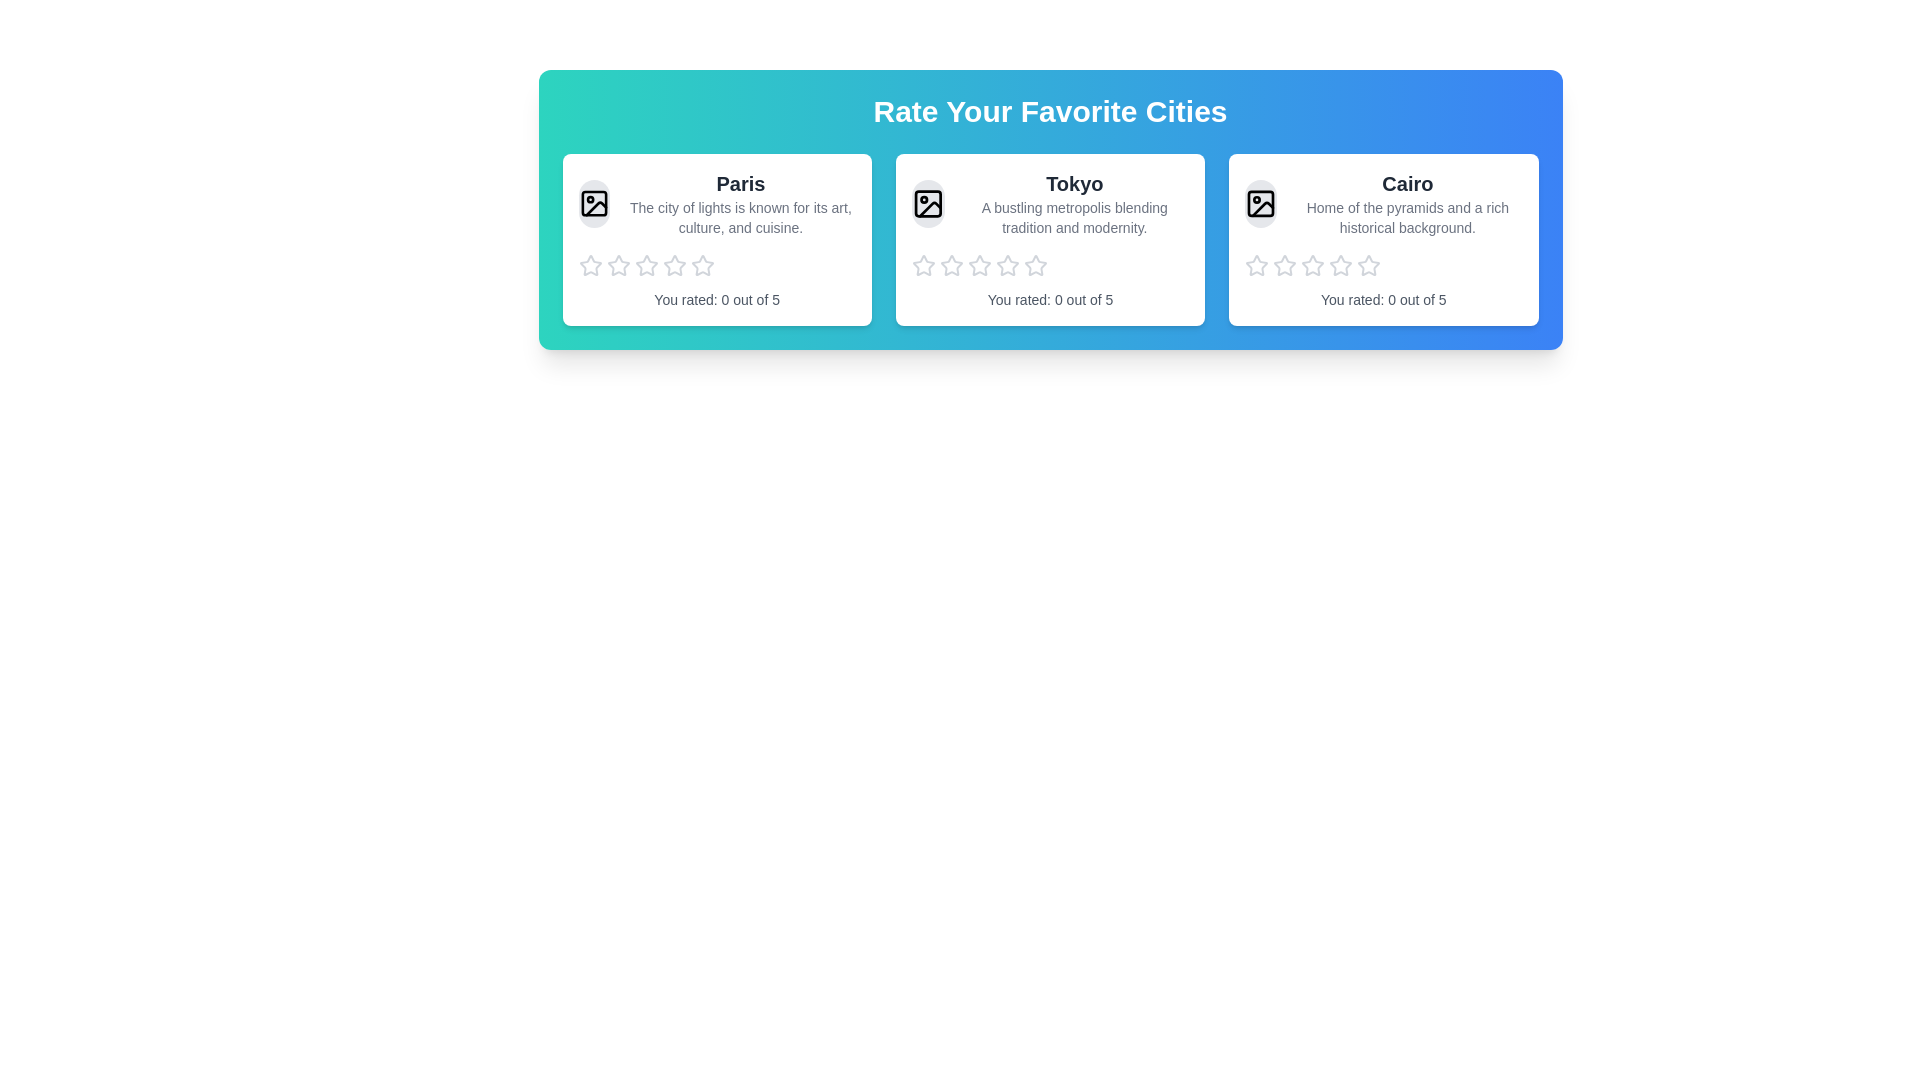 The height and width of the screenshot is (1080, 1920). What do you see at coordinates (1382, 238) in the screenshot?
I see `the interactive card for Cairo, which is the third card in a row of three, located on the rightmost side among its siblings, to trigger any style changes if applicable` at bounding box center [1382, 238].